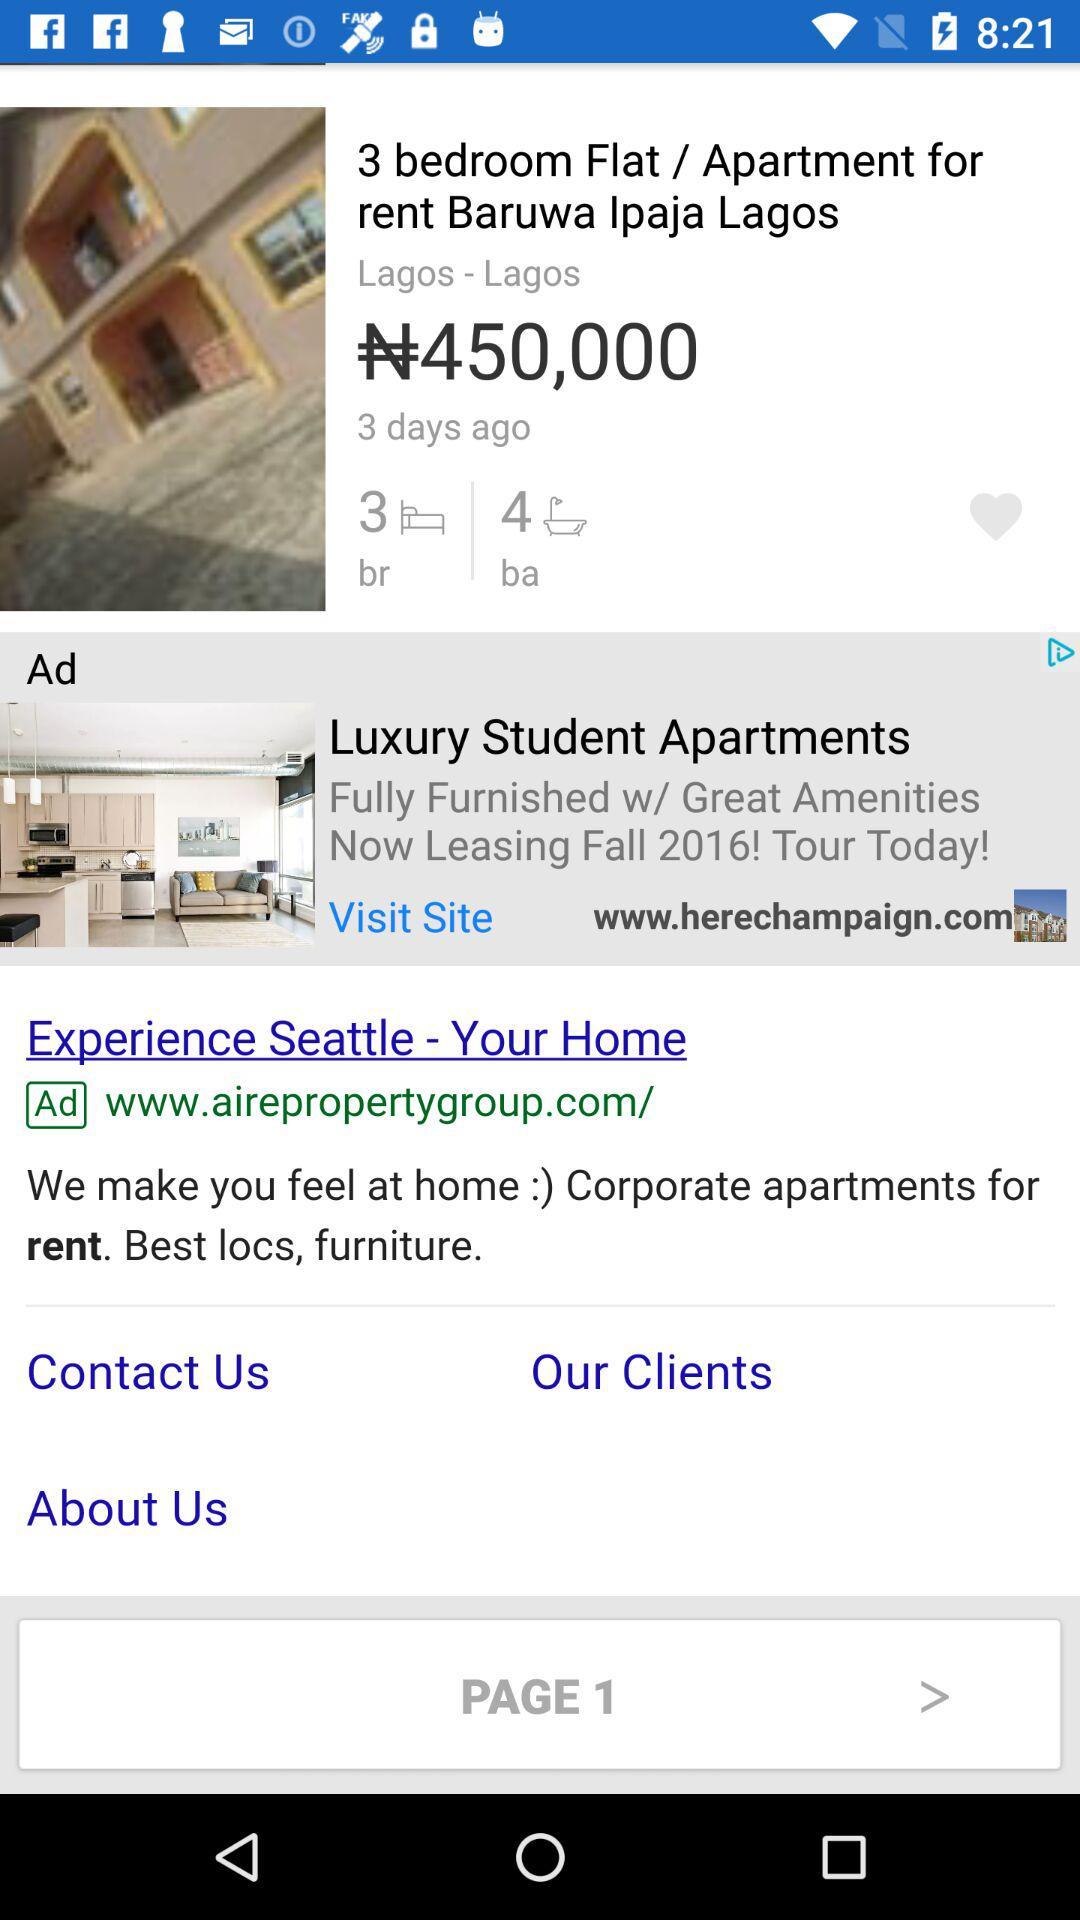  I want to click on the right arrow at bottom right of page, so click(935, 1693).